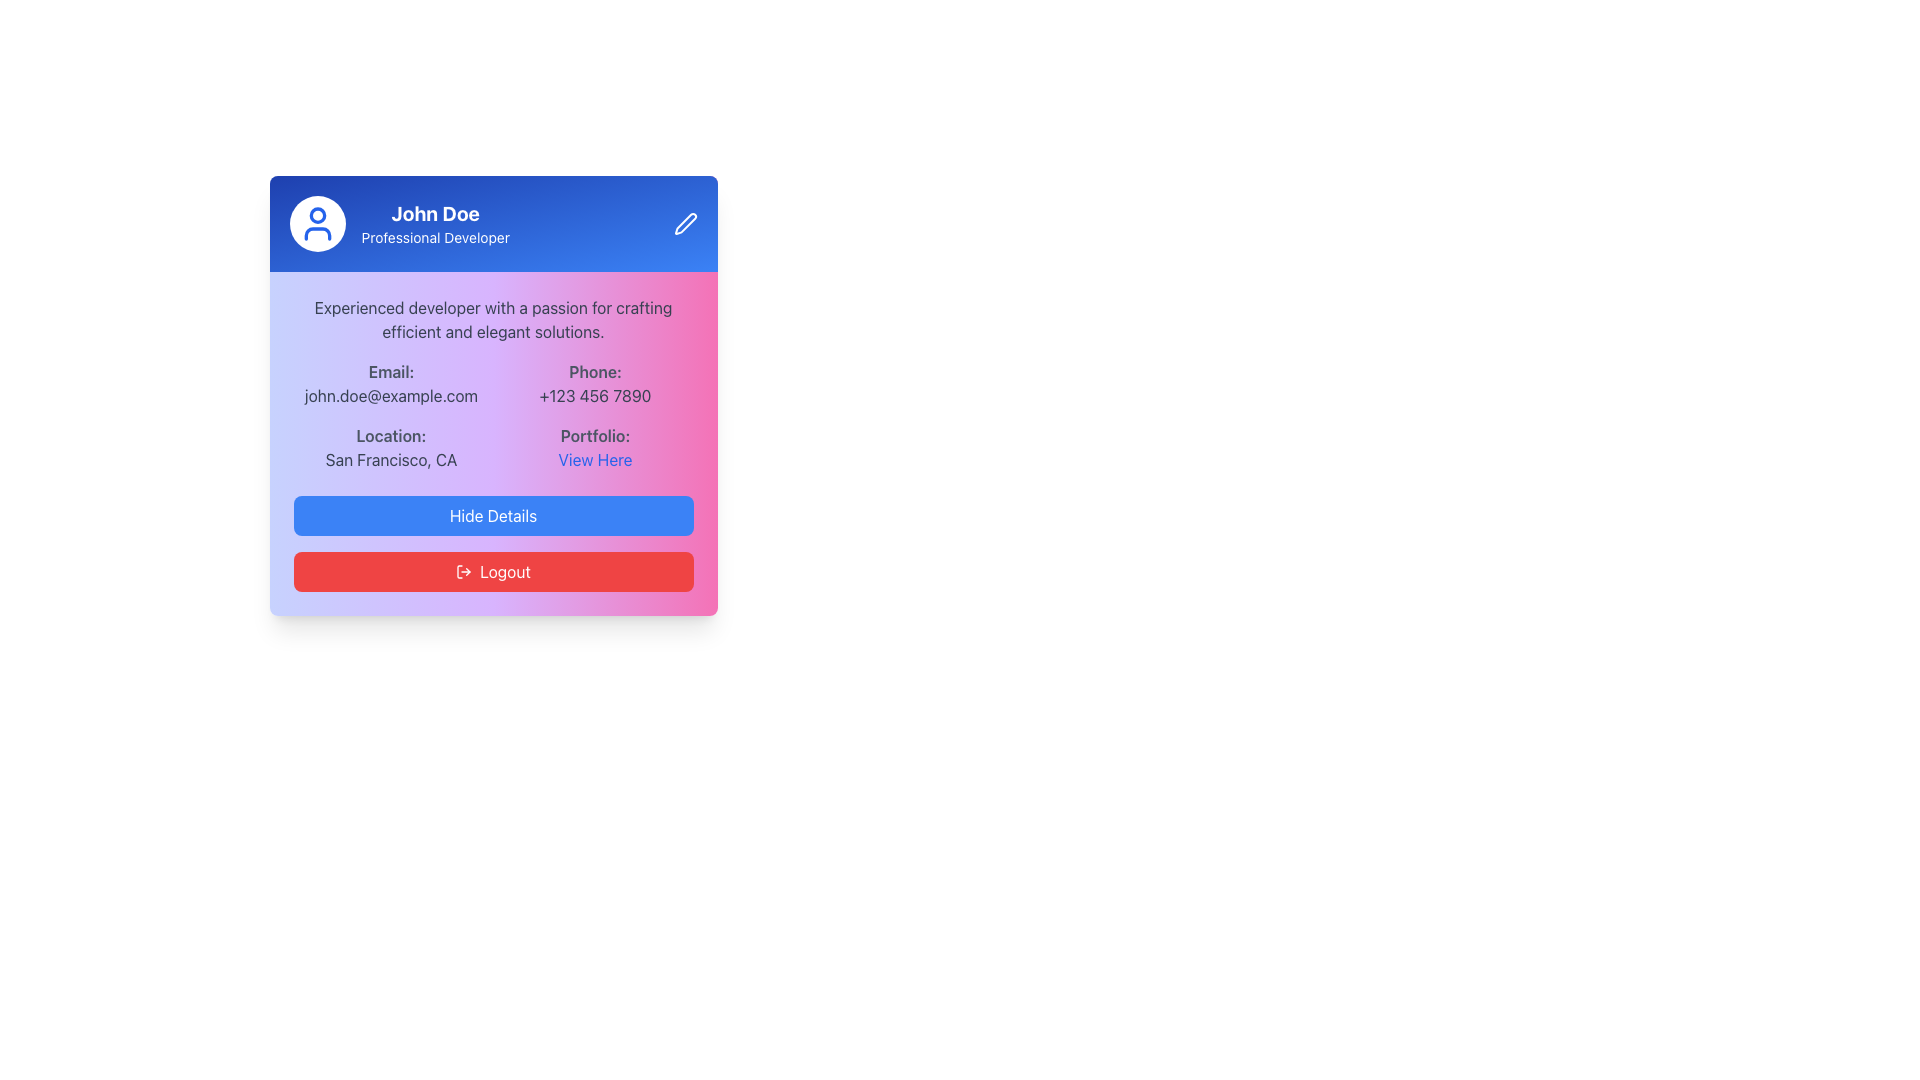  Describe the element at coordinates (434, 237) in the screenshot. I see `descriptor text for the individual named 'John Doe', located beneath their title in the blue header section of the card` at that location.